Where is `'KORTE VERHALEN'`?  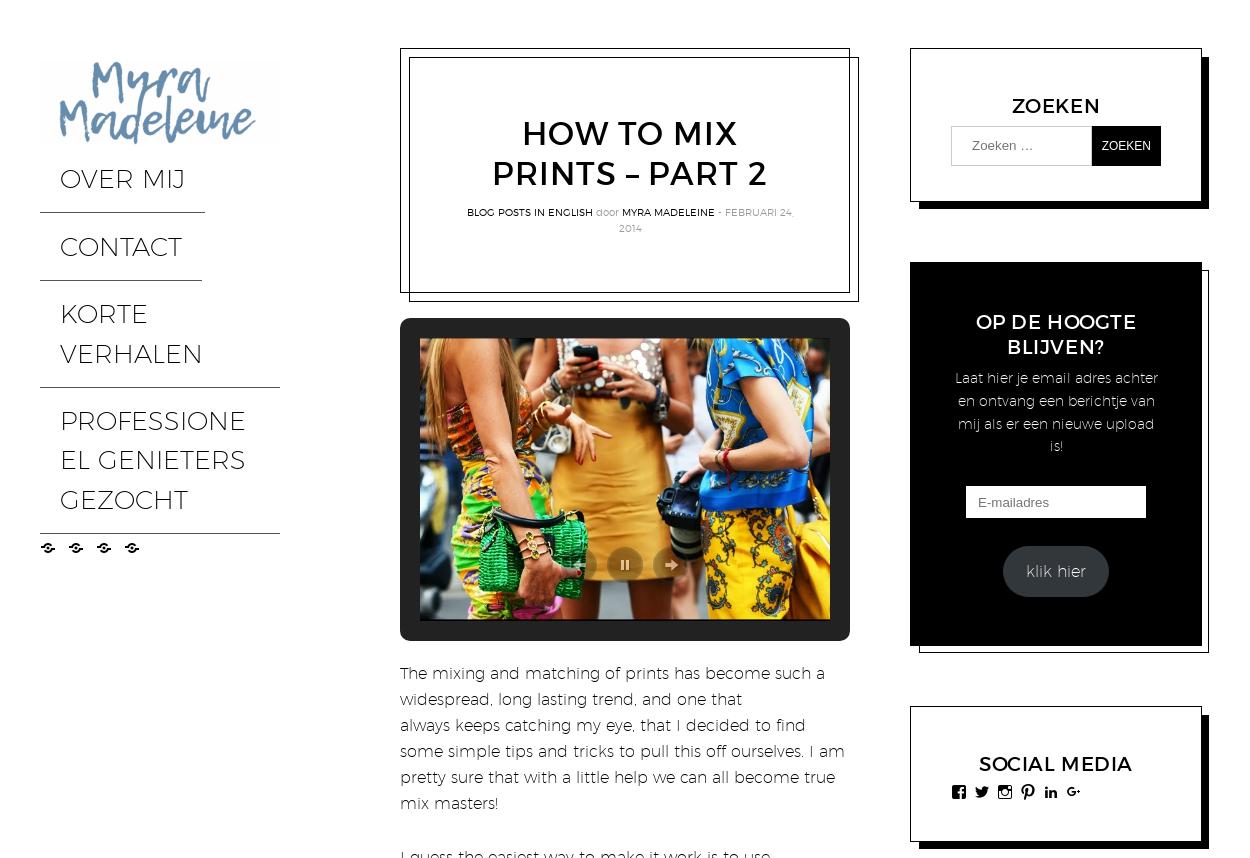 'KORTE VERHALEN' is located at coordinates (122, 229).